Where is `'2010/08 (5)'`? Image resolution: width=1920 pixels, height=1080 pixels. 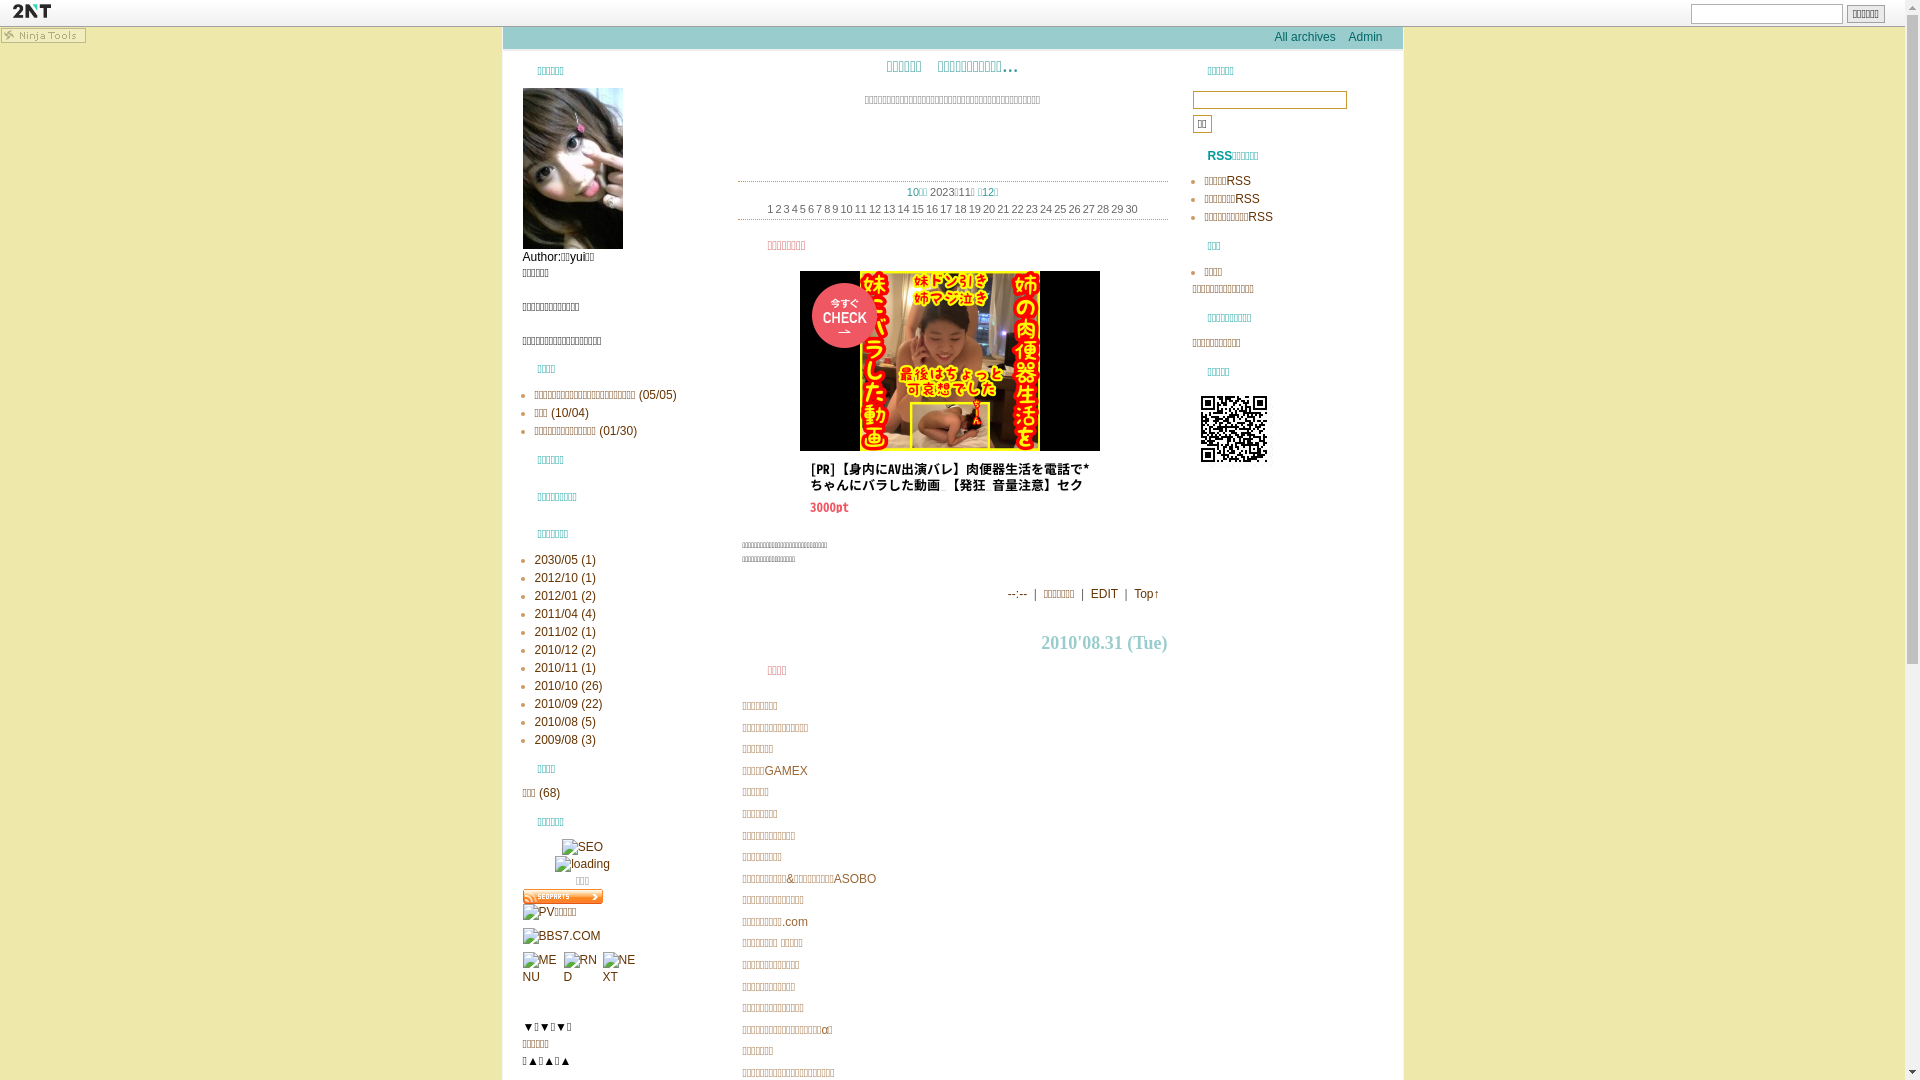
'2010/08 (5)' is located at coordinates (563, 721).